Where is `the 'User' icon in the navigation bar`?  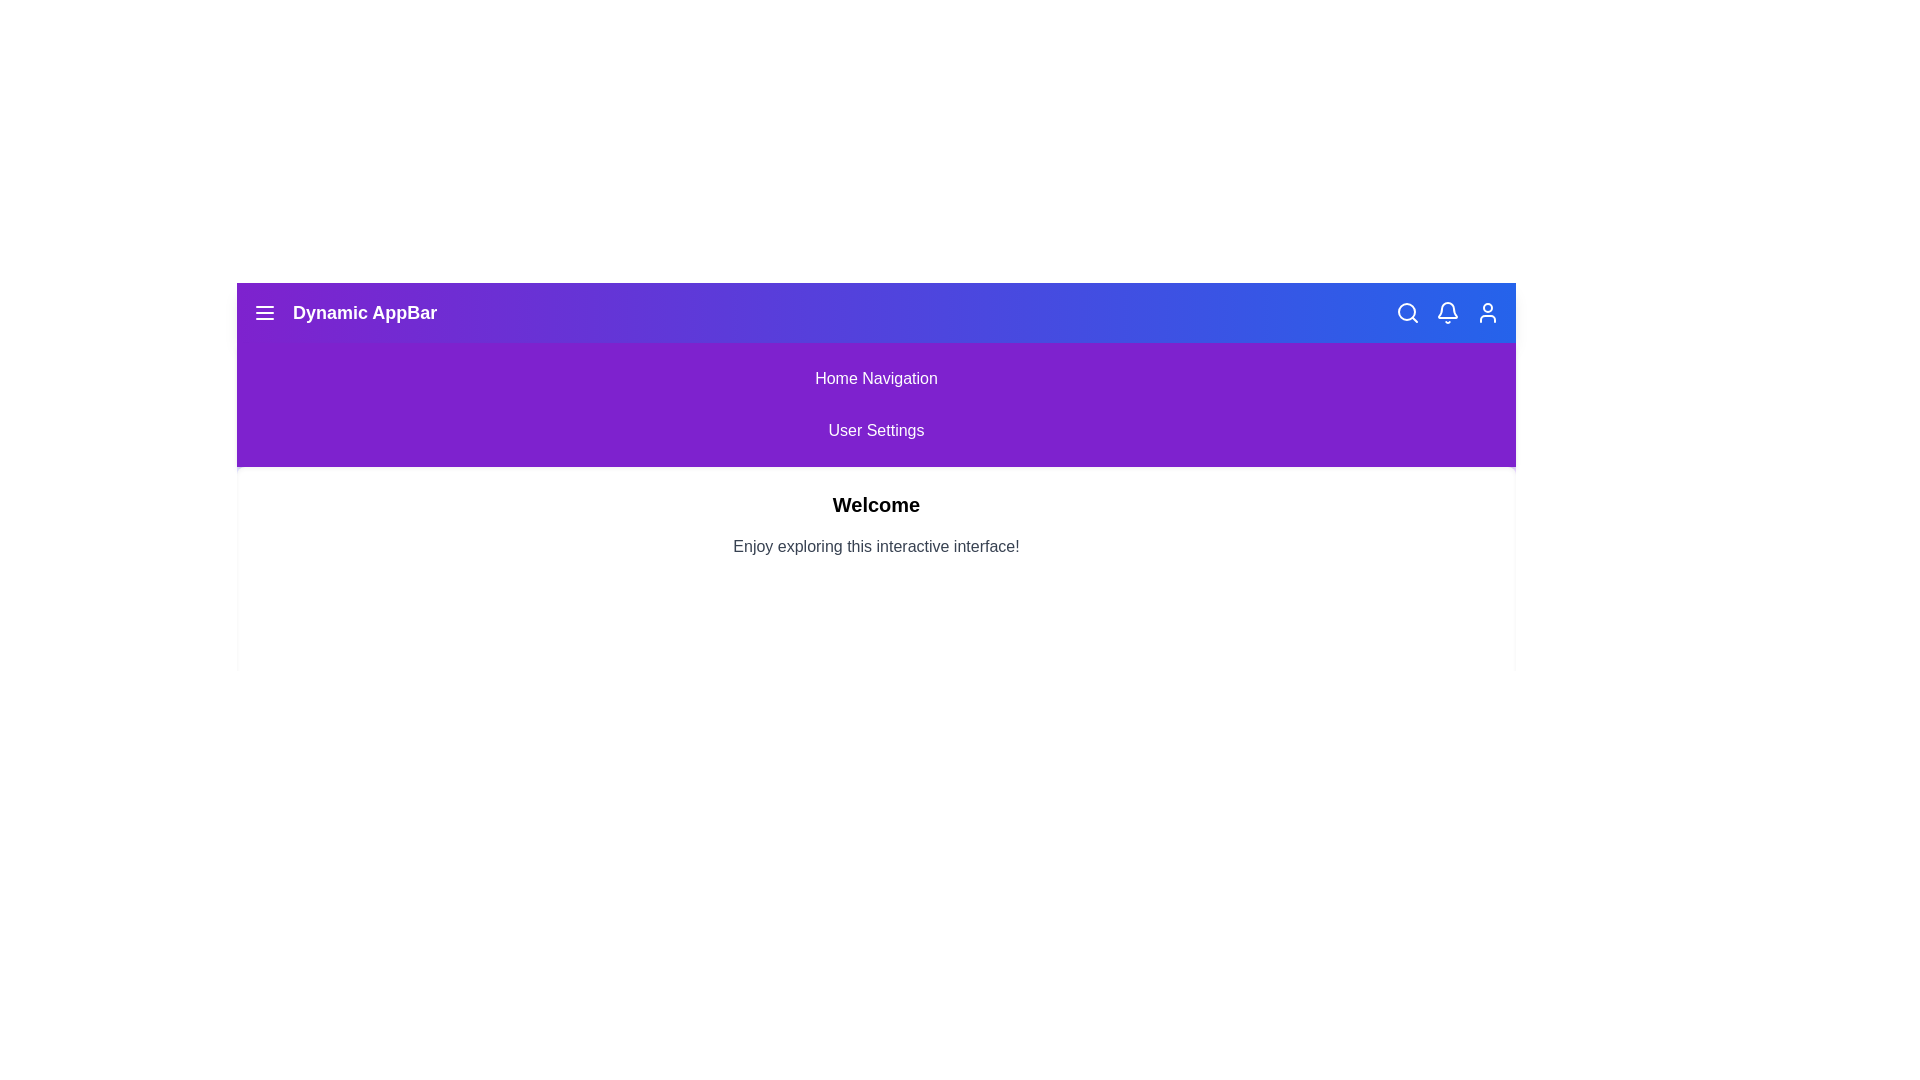 the 'User' icon in the navigation bar is located at coordinates (1488, 312).